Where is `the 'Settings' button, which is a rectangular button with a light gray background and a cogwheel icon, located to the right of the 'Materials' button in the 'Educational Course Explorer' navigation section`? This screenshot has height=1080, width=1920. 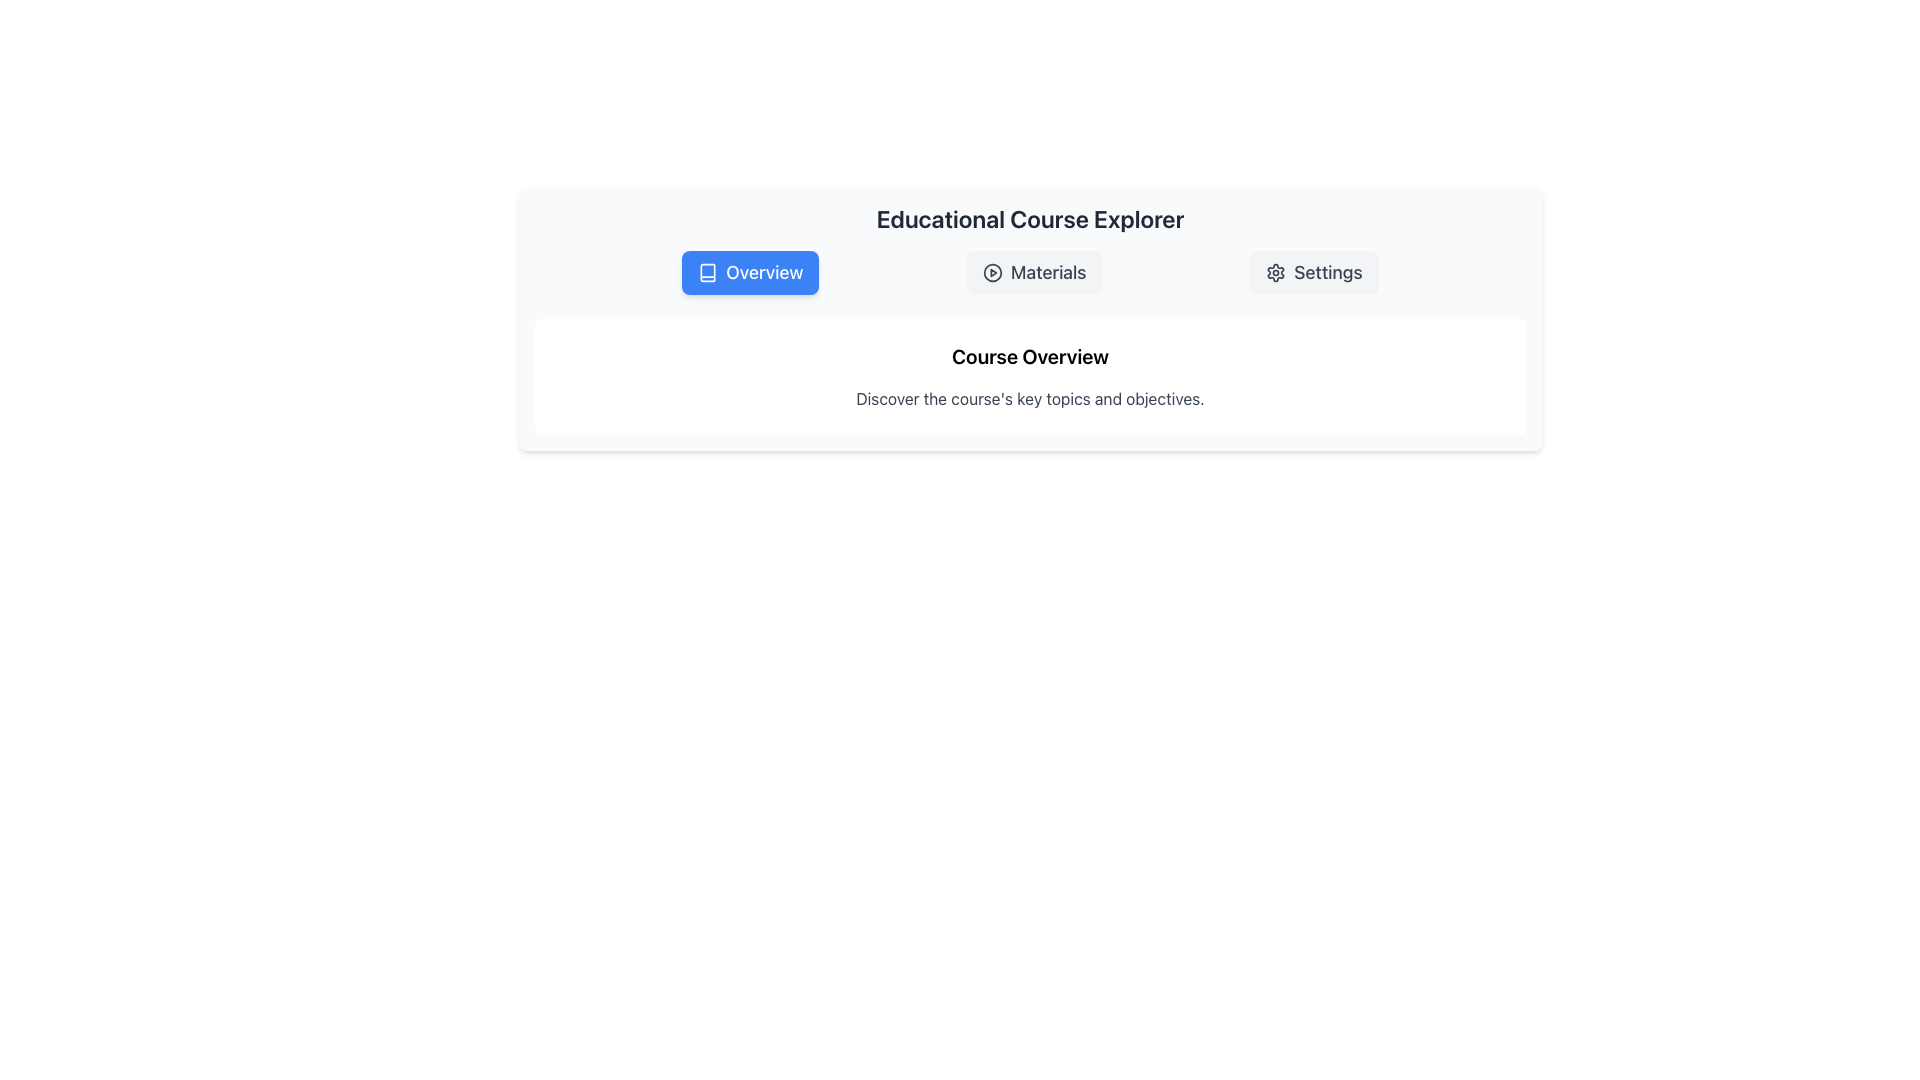
the 'Settings' button, which is a rectangular button with a light gray background and a cogwheel icon, located to the right of the 'Materials' button in the 'Educational Course Explorer' navigation section is located at coordinates (1314, 273).